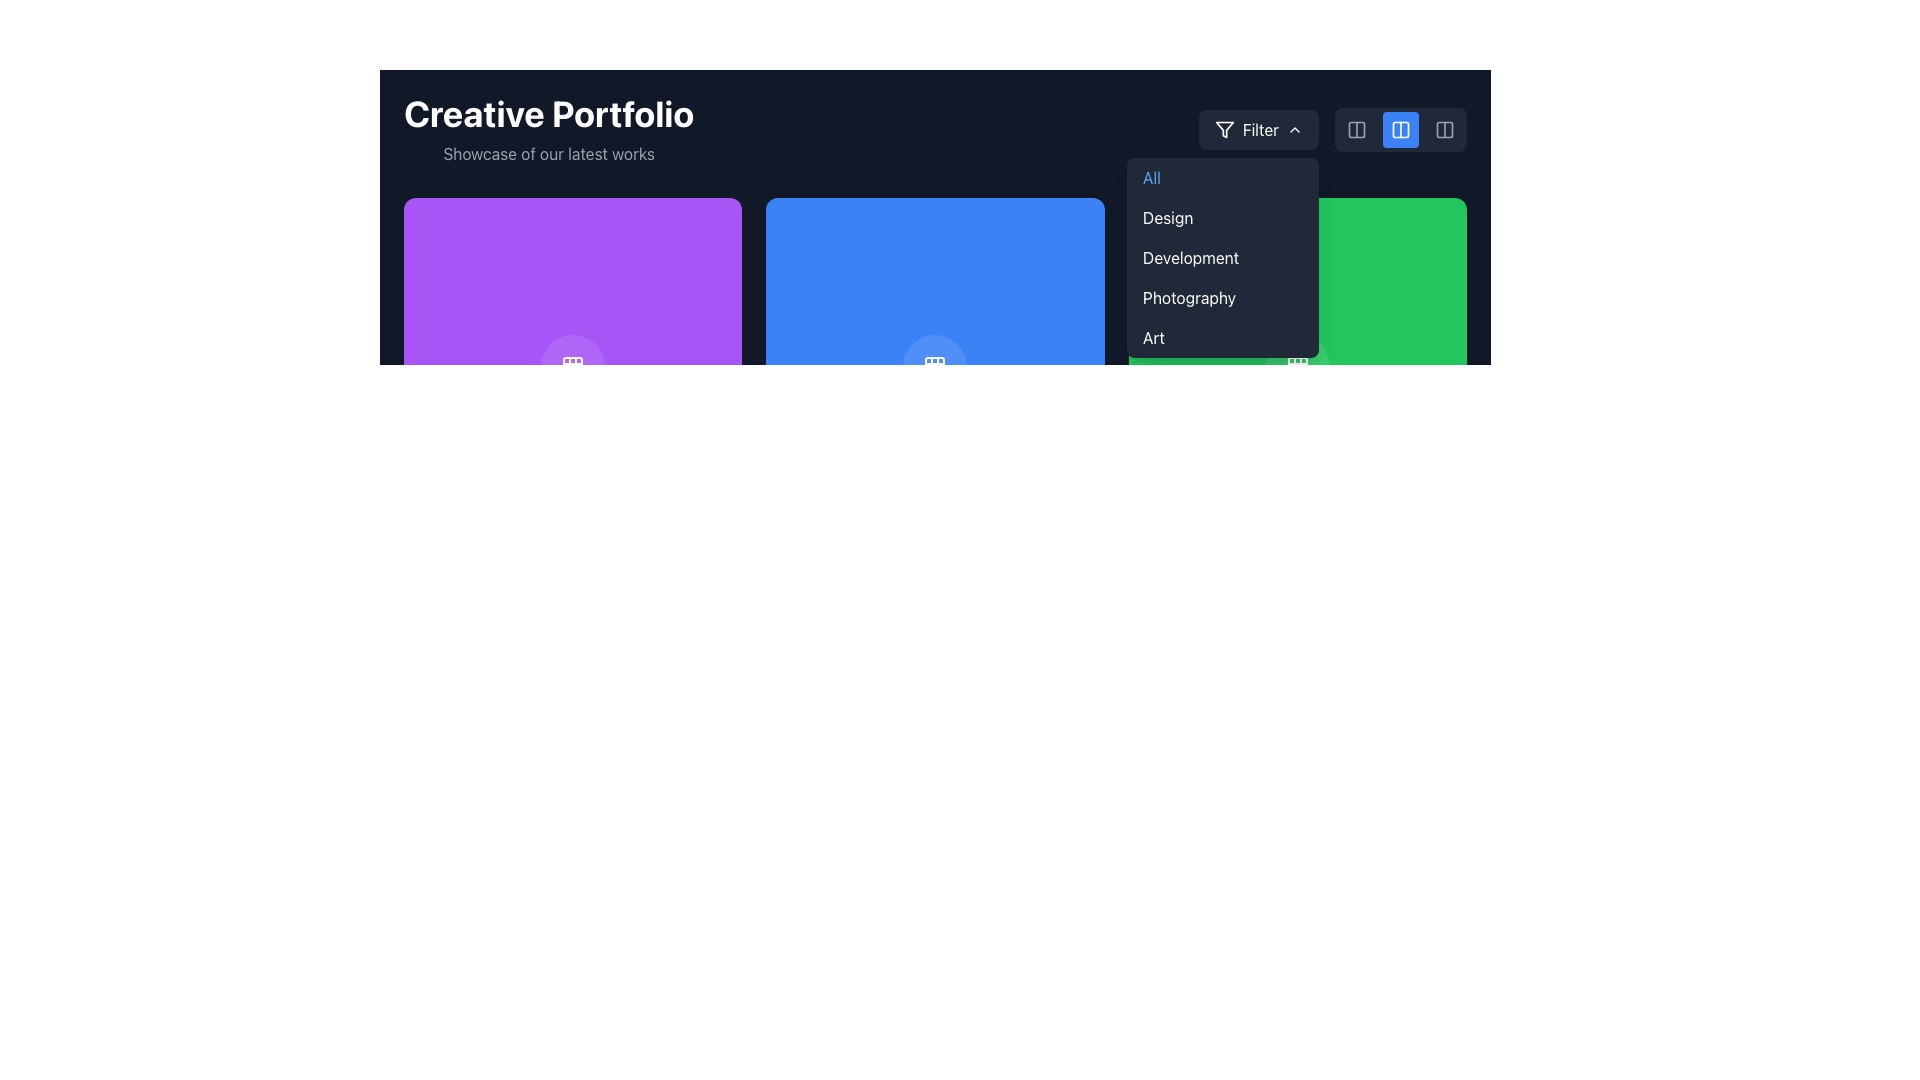 This screenshot has width=1920, height=1080. What do you see at coordinates (1357, 130) in the screenshot?
I see `the Icon button resembling two vertical panels` at bounding box center [1357, 130].